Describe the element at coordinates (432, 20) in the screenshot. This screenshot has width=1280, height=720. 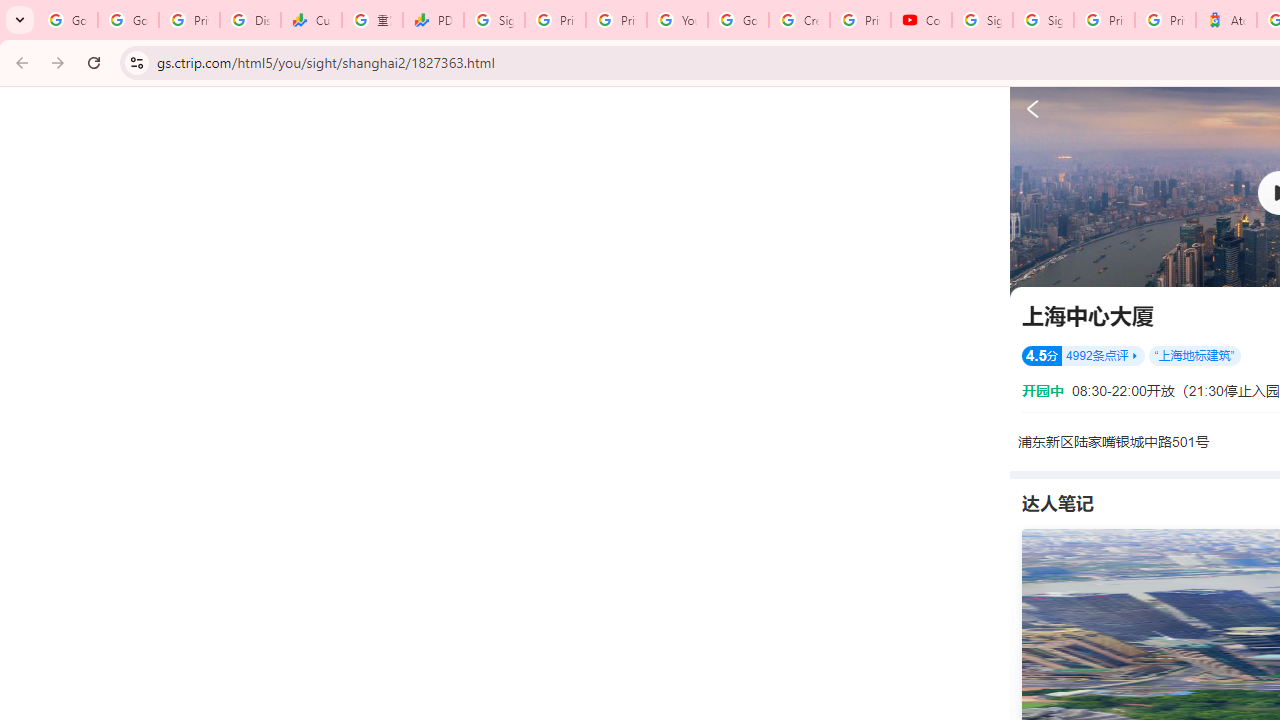
I see `'PDD Holdings Inc - ADR (PDD) Price & News - Google Finance'` at that location.